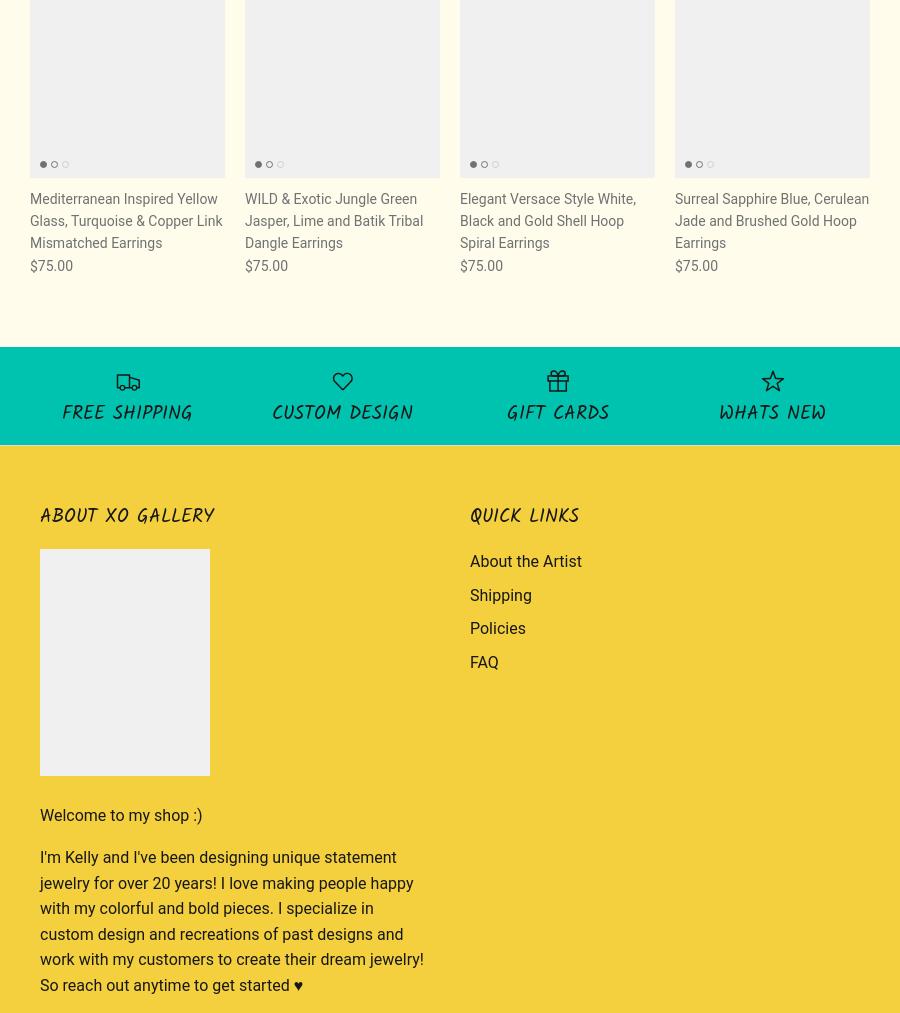 This screenshot has width=900, height=1013. Describe the element at coordinates (646, 70) in the screenshot. I see `'Curaçao'` at that location.